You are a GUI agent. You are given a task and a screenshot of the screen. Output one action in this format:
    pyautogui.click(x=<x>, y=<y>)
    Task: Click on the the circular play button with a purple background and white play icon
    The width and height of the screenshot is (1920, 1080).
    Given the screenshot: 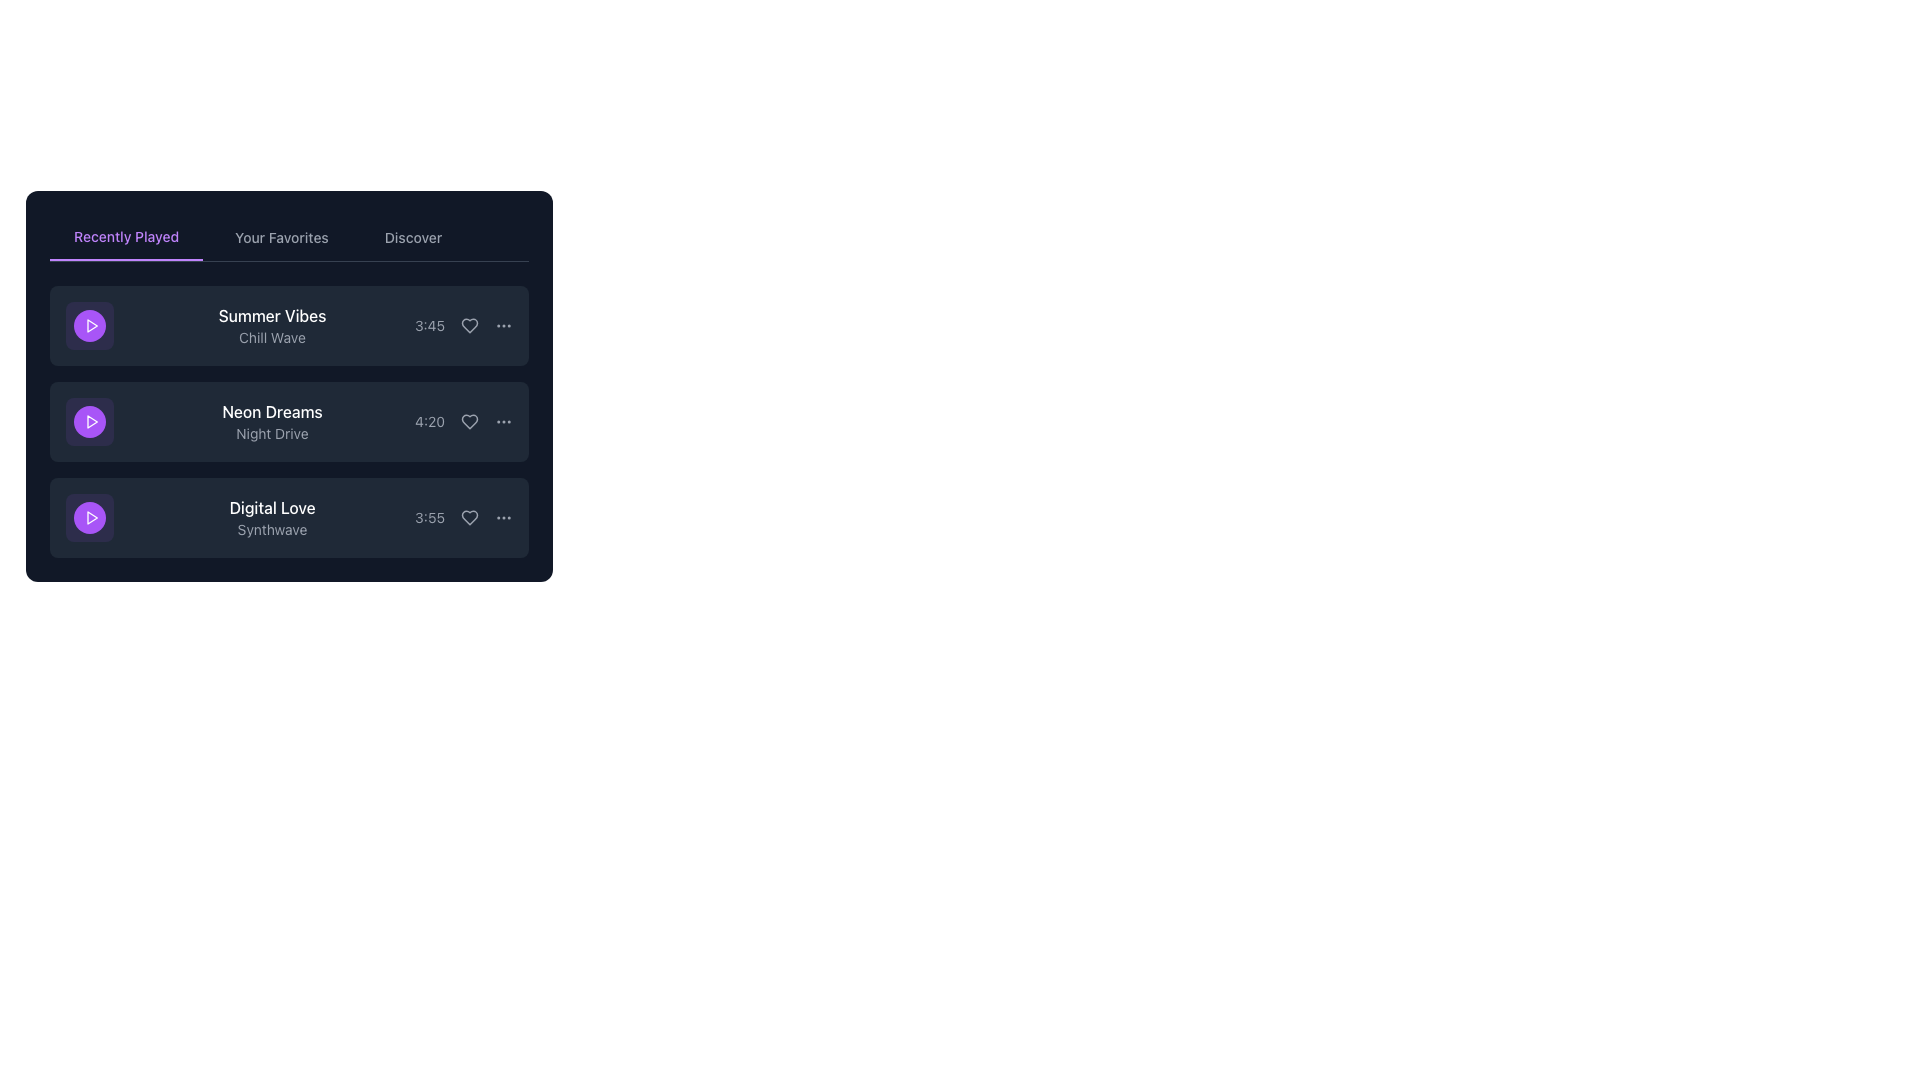 What is the action you would take?
    pyautogui.click(x=89, y=516)
    